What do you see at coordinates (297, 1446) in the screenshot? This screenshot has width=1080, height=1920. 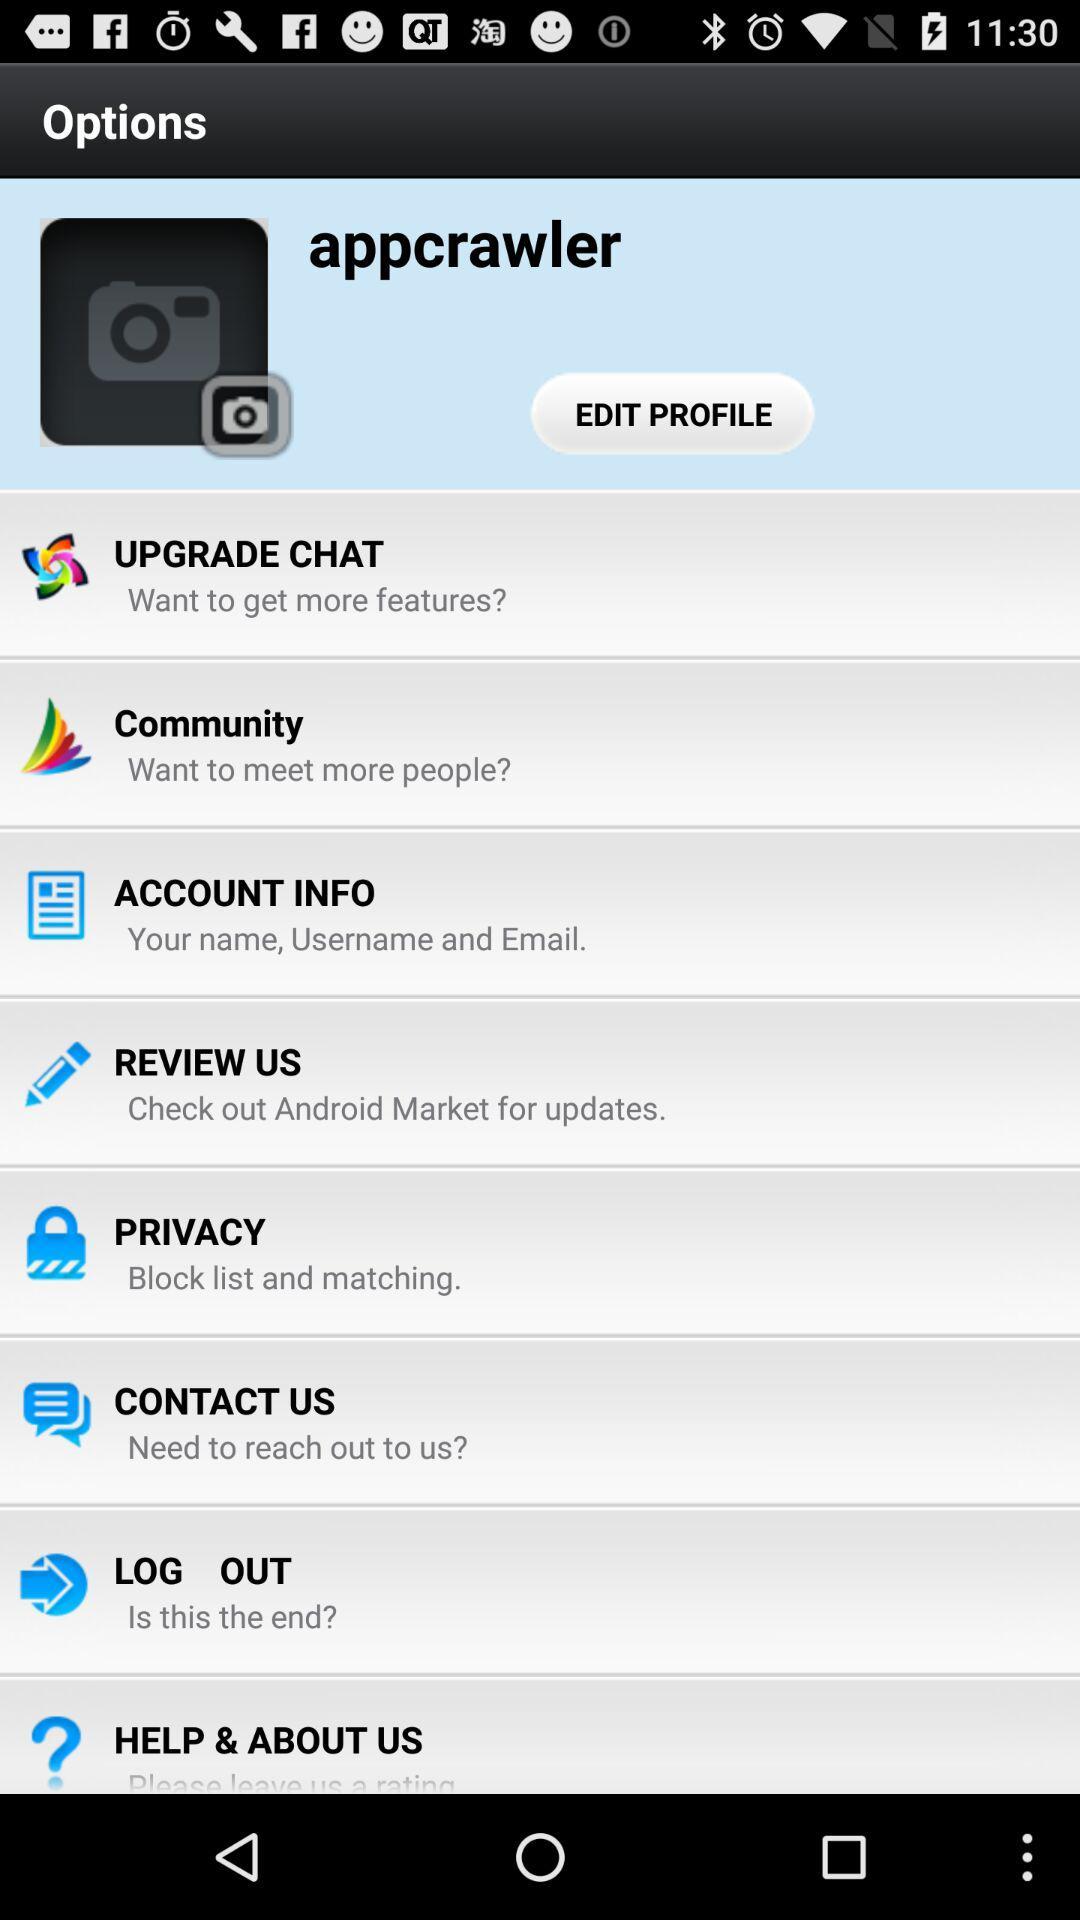 I see `need to reach app` at bounding box center [297, 1446].